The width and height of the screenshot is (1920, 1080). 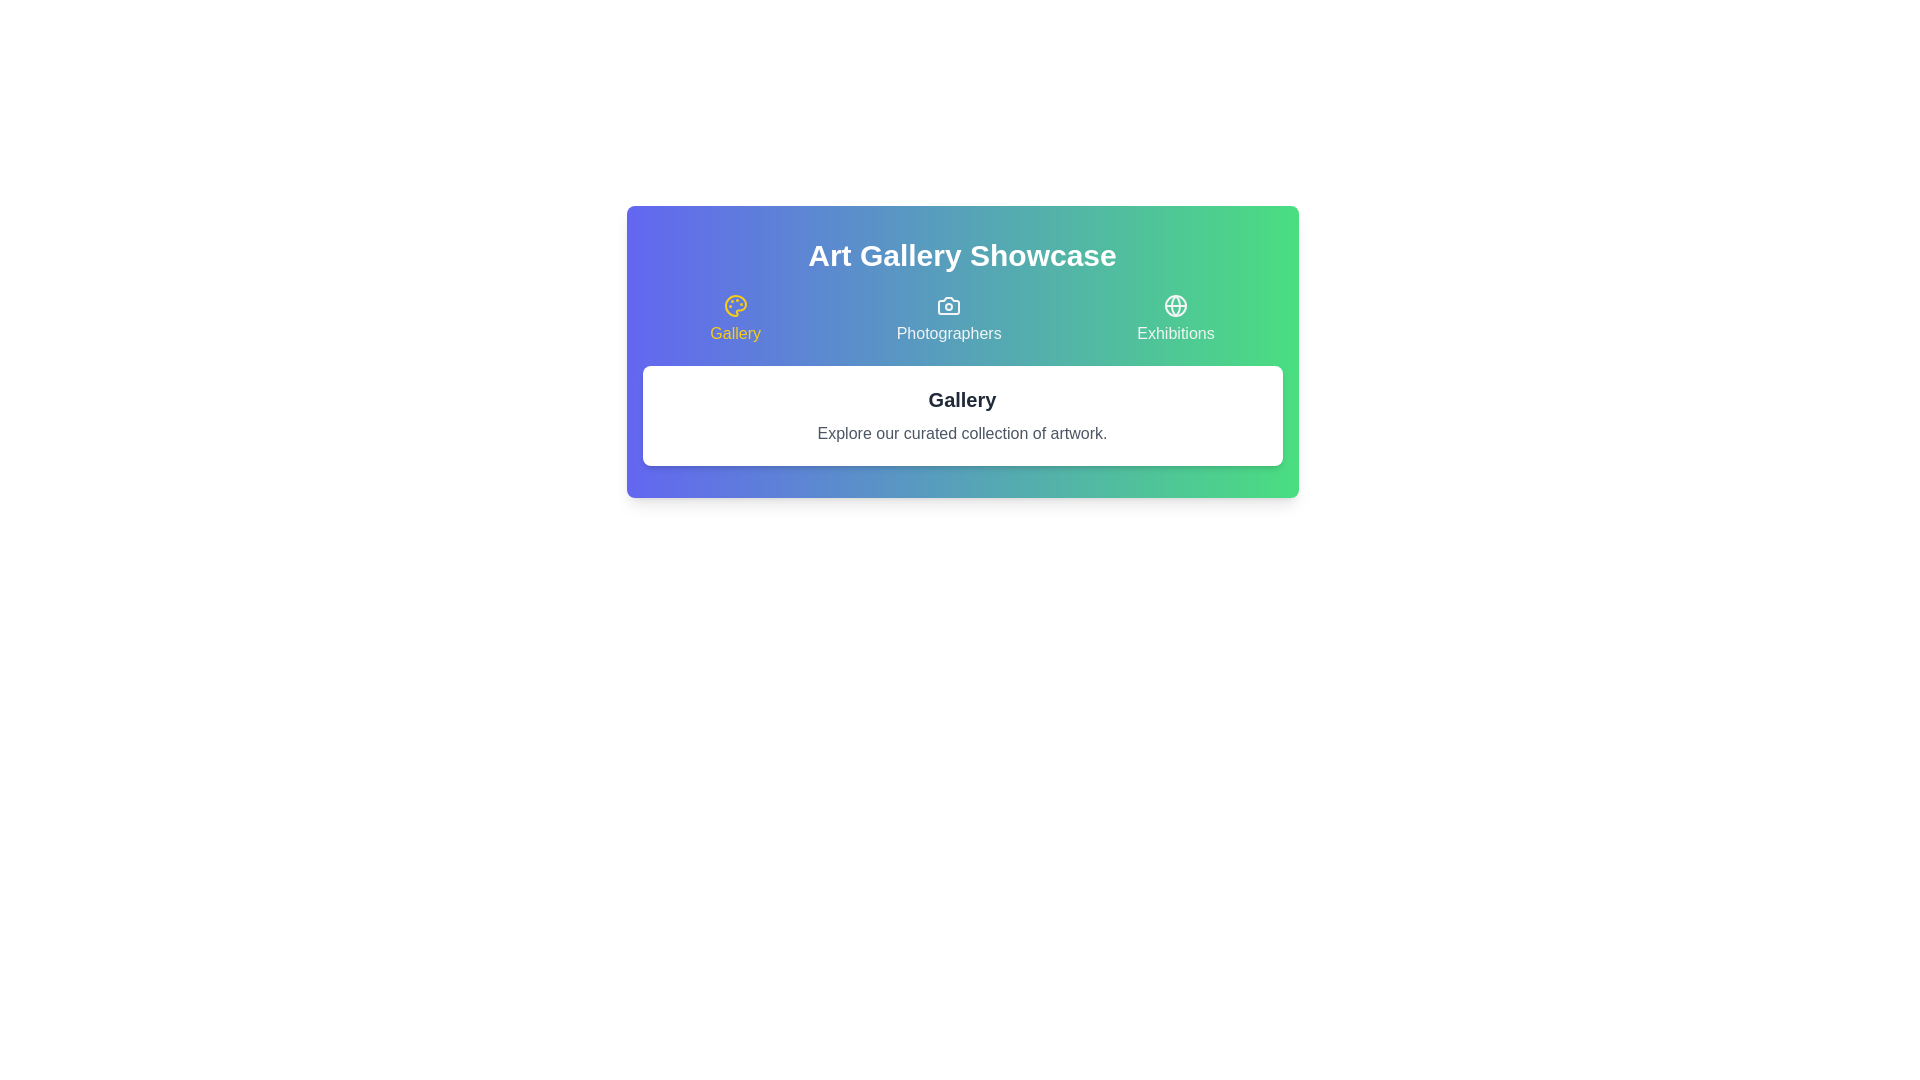 What do you see at coordinates (1176, 319) in the screenshot?
I see `the tab corresponding to Exhibitions` at bounding box center [1176, 319].